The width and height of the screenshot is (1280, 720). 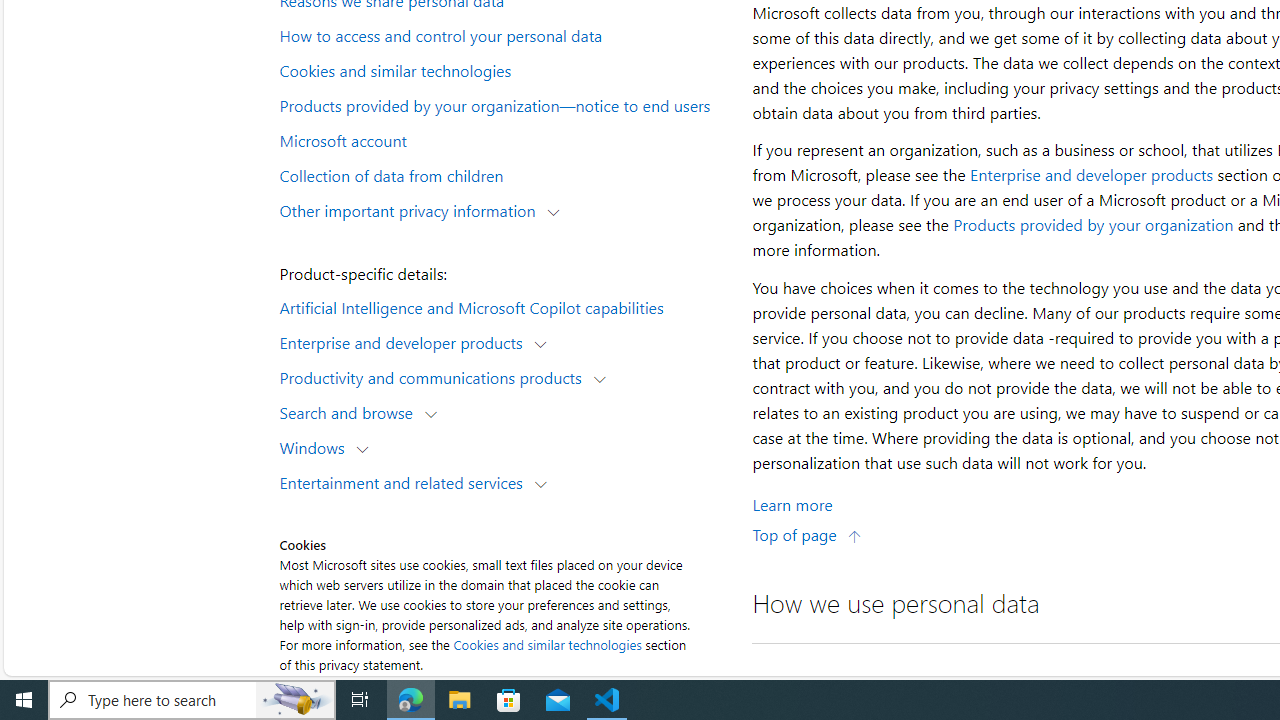 I want to click on 'Artificial Intelligence and Microsoft Copilot capabilities', so click(x=504, y=306).